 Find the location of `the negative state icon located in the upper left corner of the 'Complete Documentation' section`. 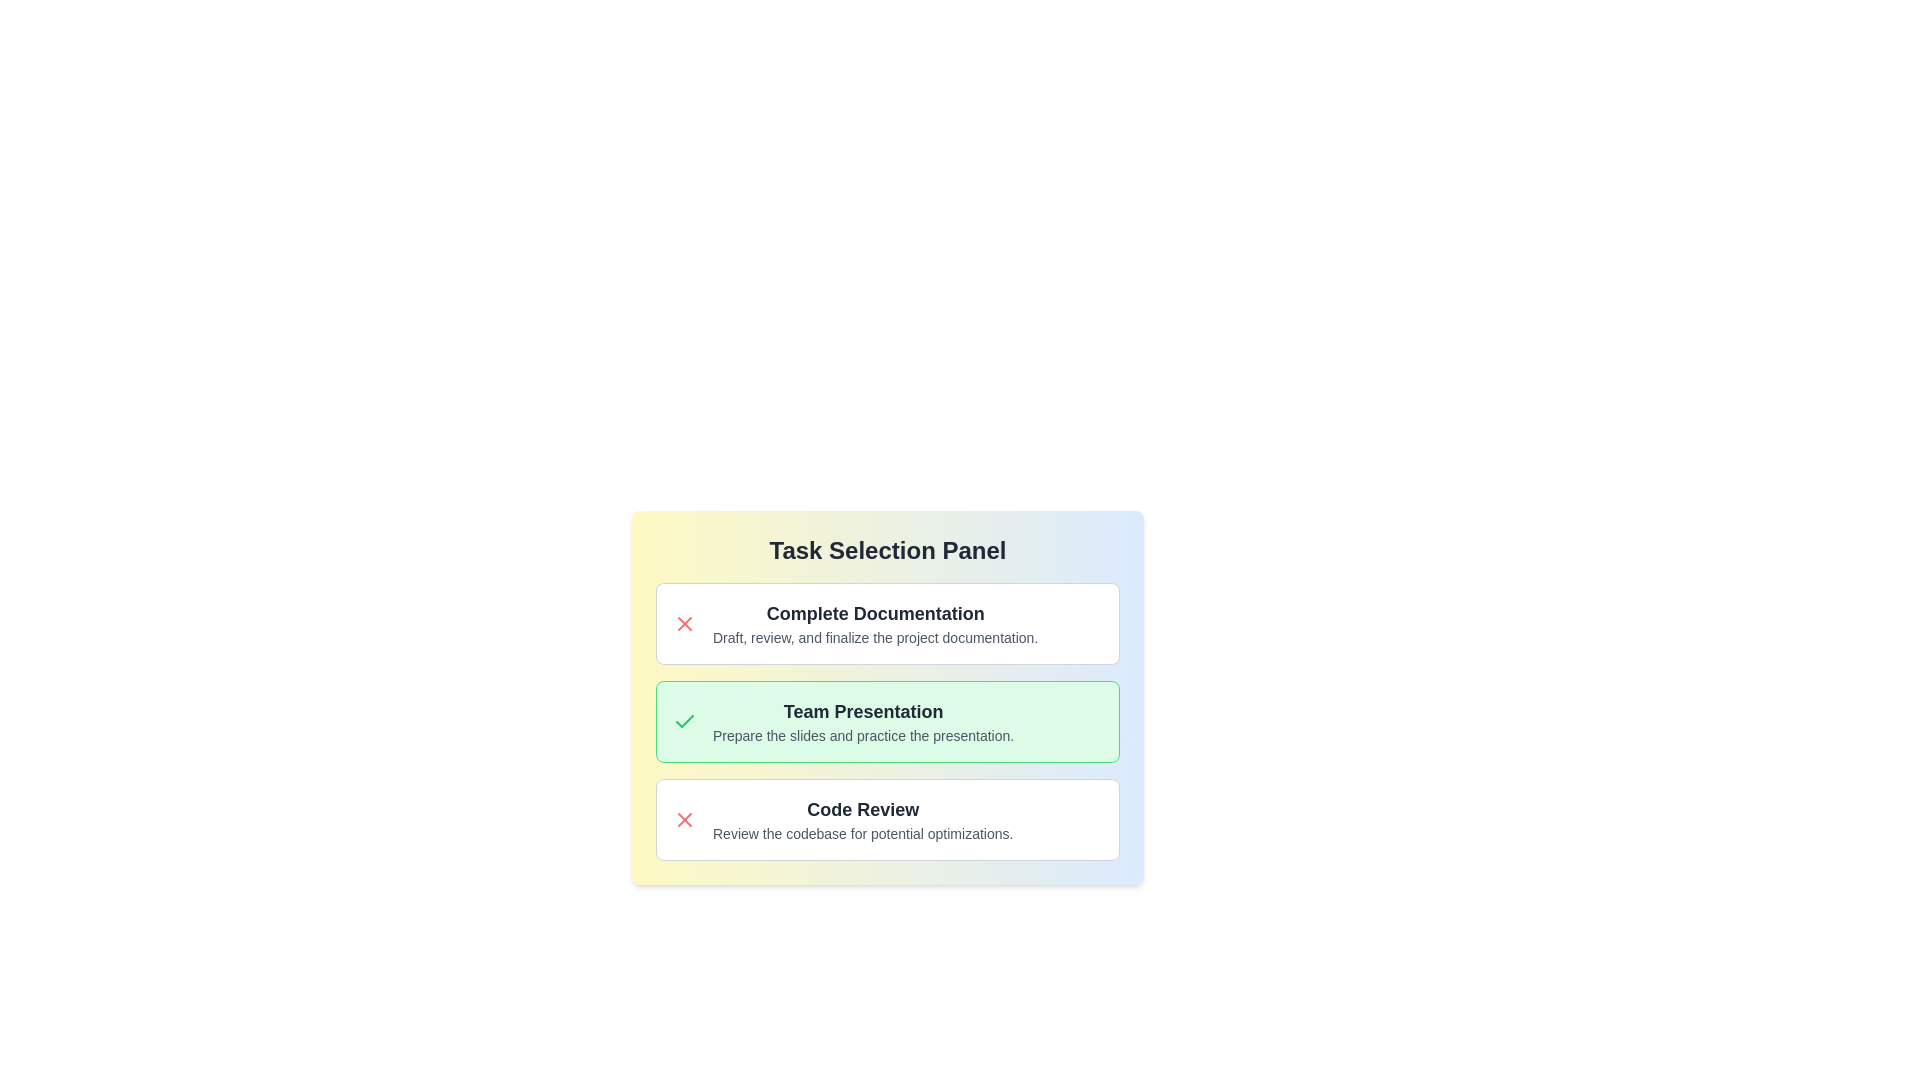

the negative state icon located in the upper left corner of the 'Complete Documentation' section is located at coordinates (685, 623).